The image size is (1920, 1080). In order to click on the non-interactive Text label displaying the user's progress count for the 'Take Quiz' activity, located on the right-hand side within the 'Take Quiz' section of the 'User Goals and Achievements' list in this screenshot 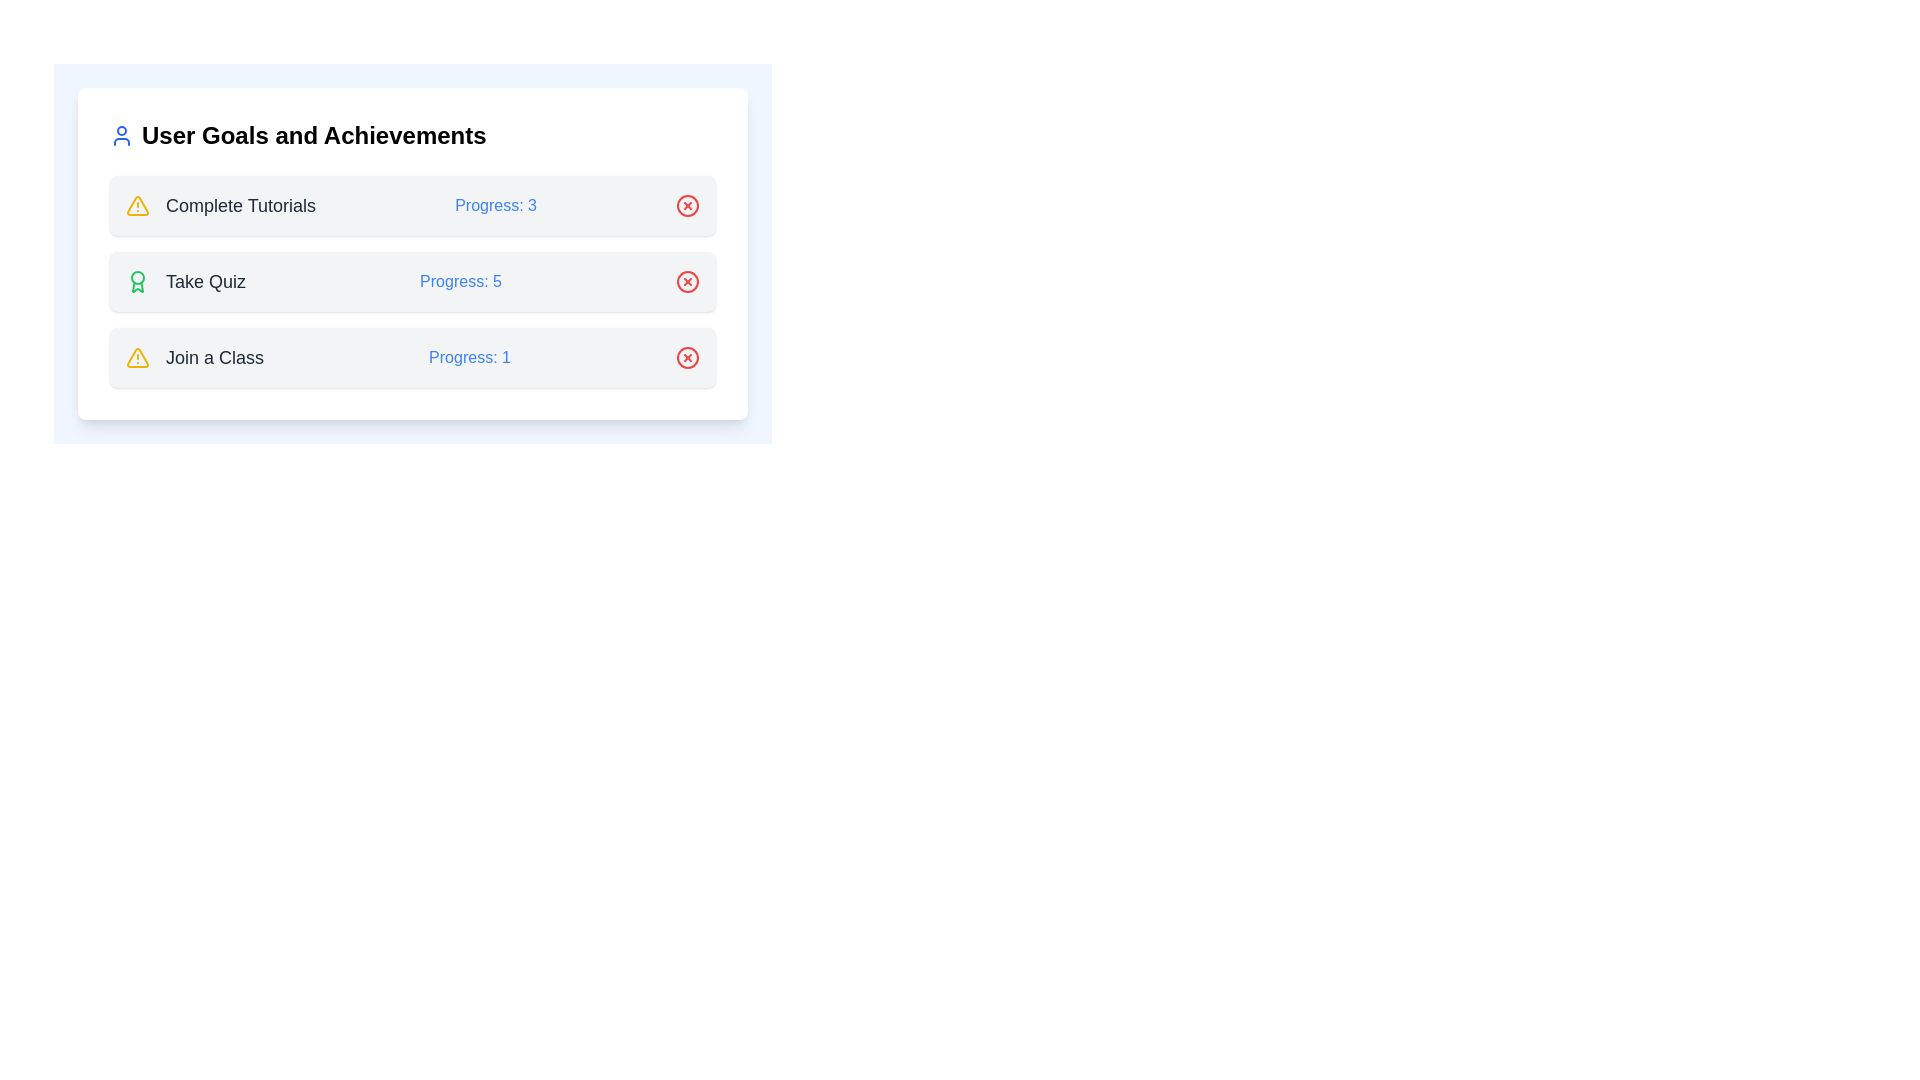, I will do `click(459, 281)`.